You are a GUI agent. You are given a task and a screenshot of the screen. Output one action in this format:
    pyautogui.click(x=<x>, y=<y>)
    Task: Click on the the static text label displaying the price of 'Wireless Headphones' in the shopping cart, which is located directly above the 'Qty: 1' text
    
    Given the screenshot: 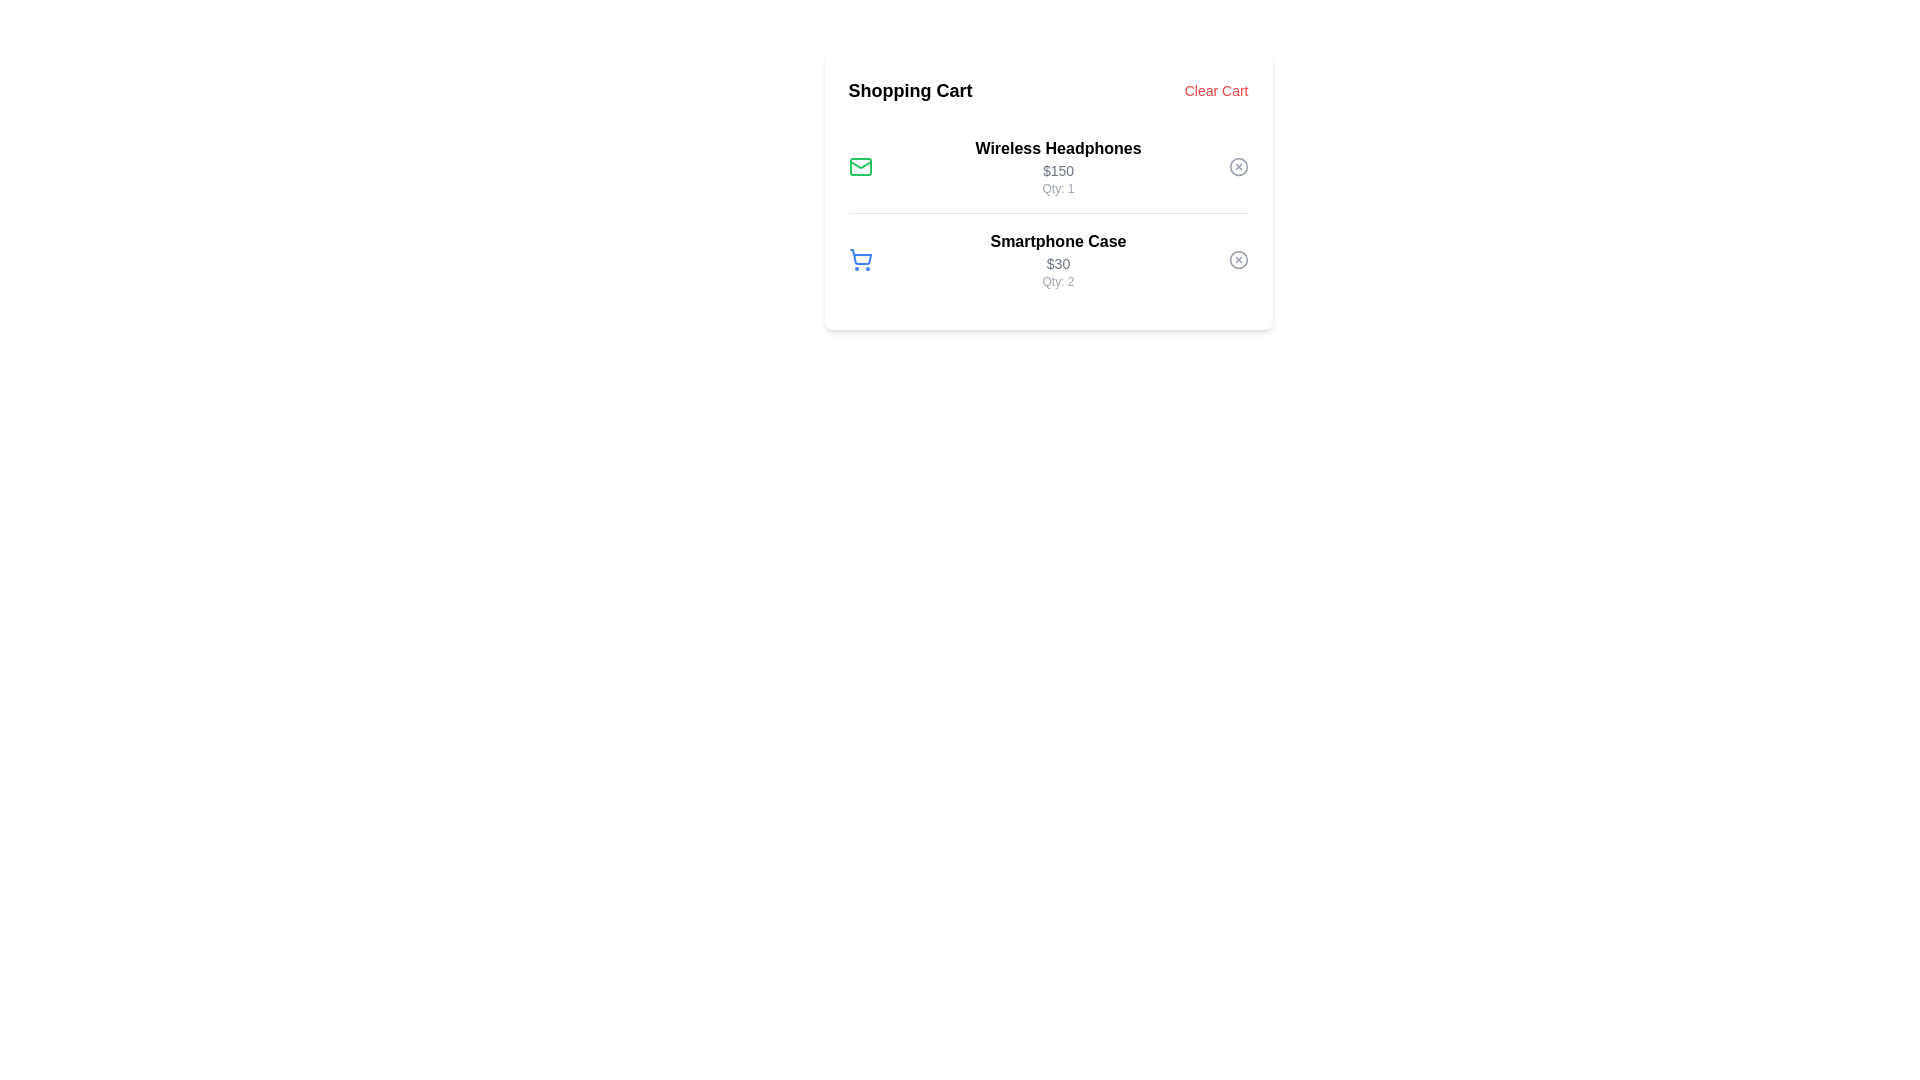 What is the action you would take?
    pyautogui.click(x=1057, y=169)
    